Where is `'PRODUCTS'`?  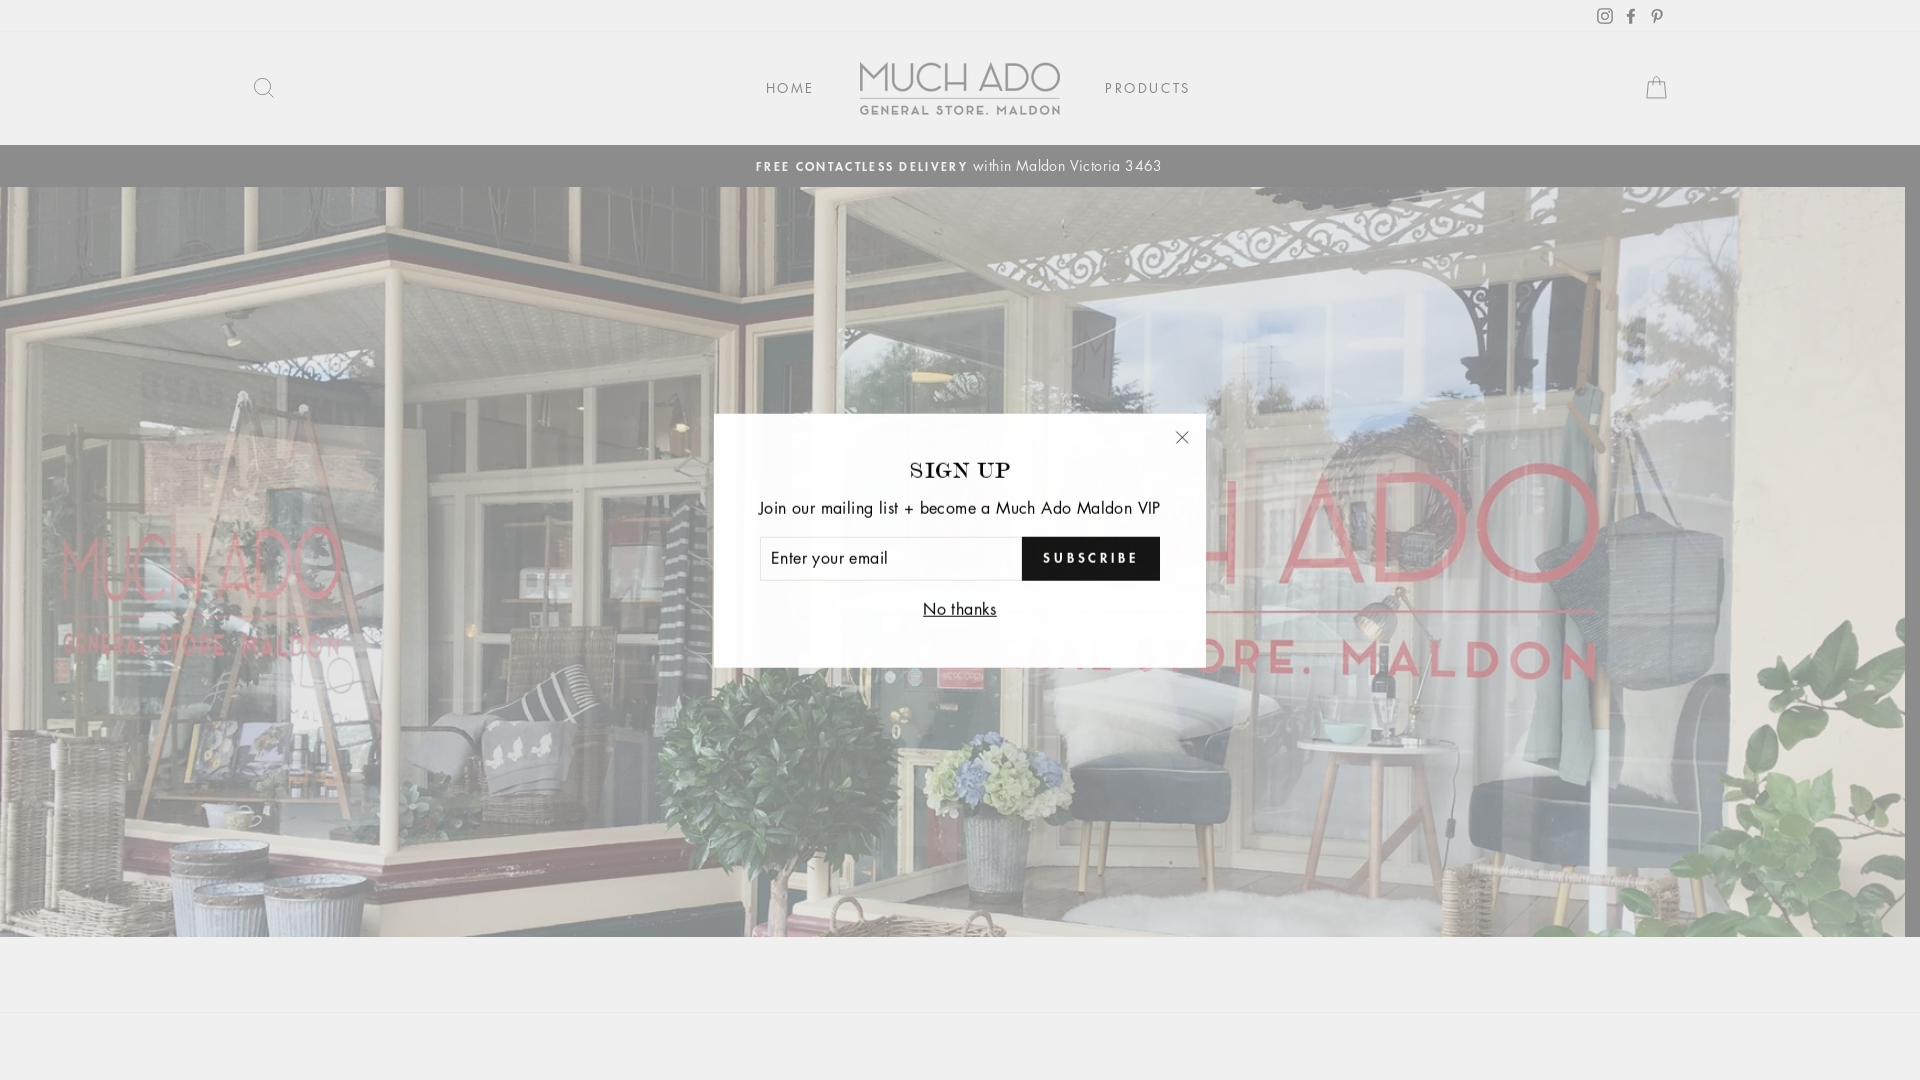 'PRODUCTS' is located at coordinates (1140, 87).